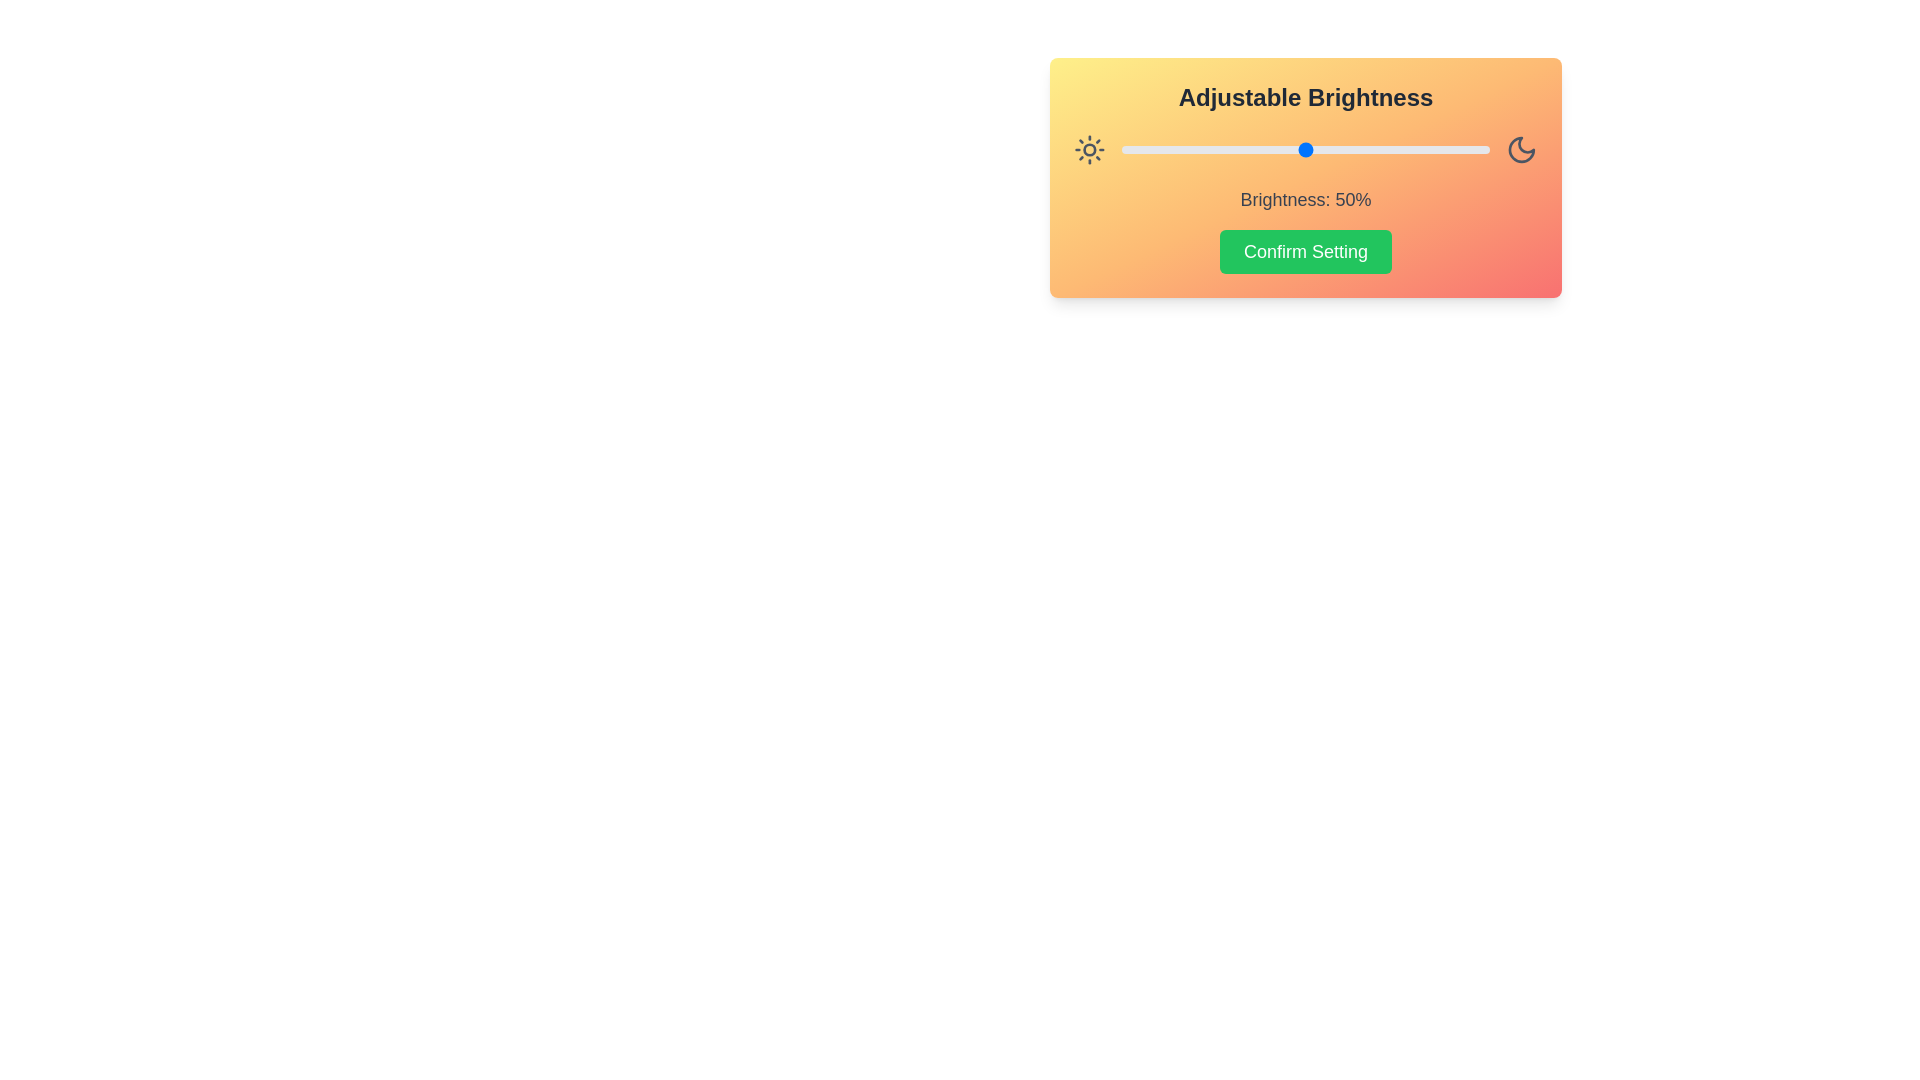  I want to click on the brightness slider to set the brightness to 96%, so click(1475, 149).